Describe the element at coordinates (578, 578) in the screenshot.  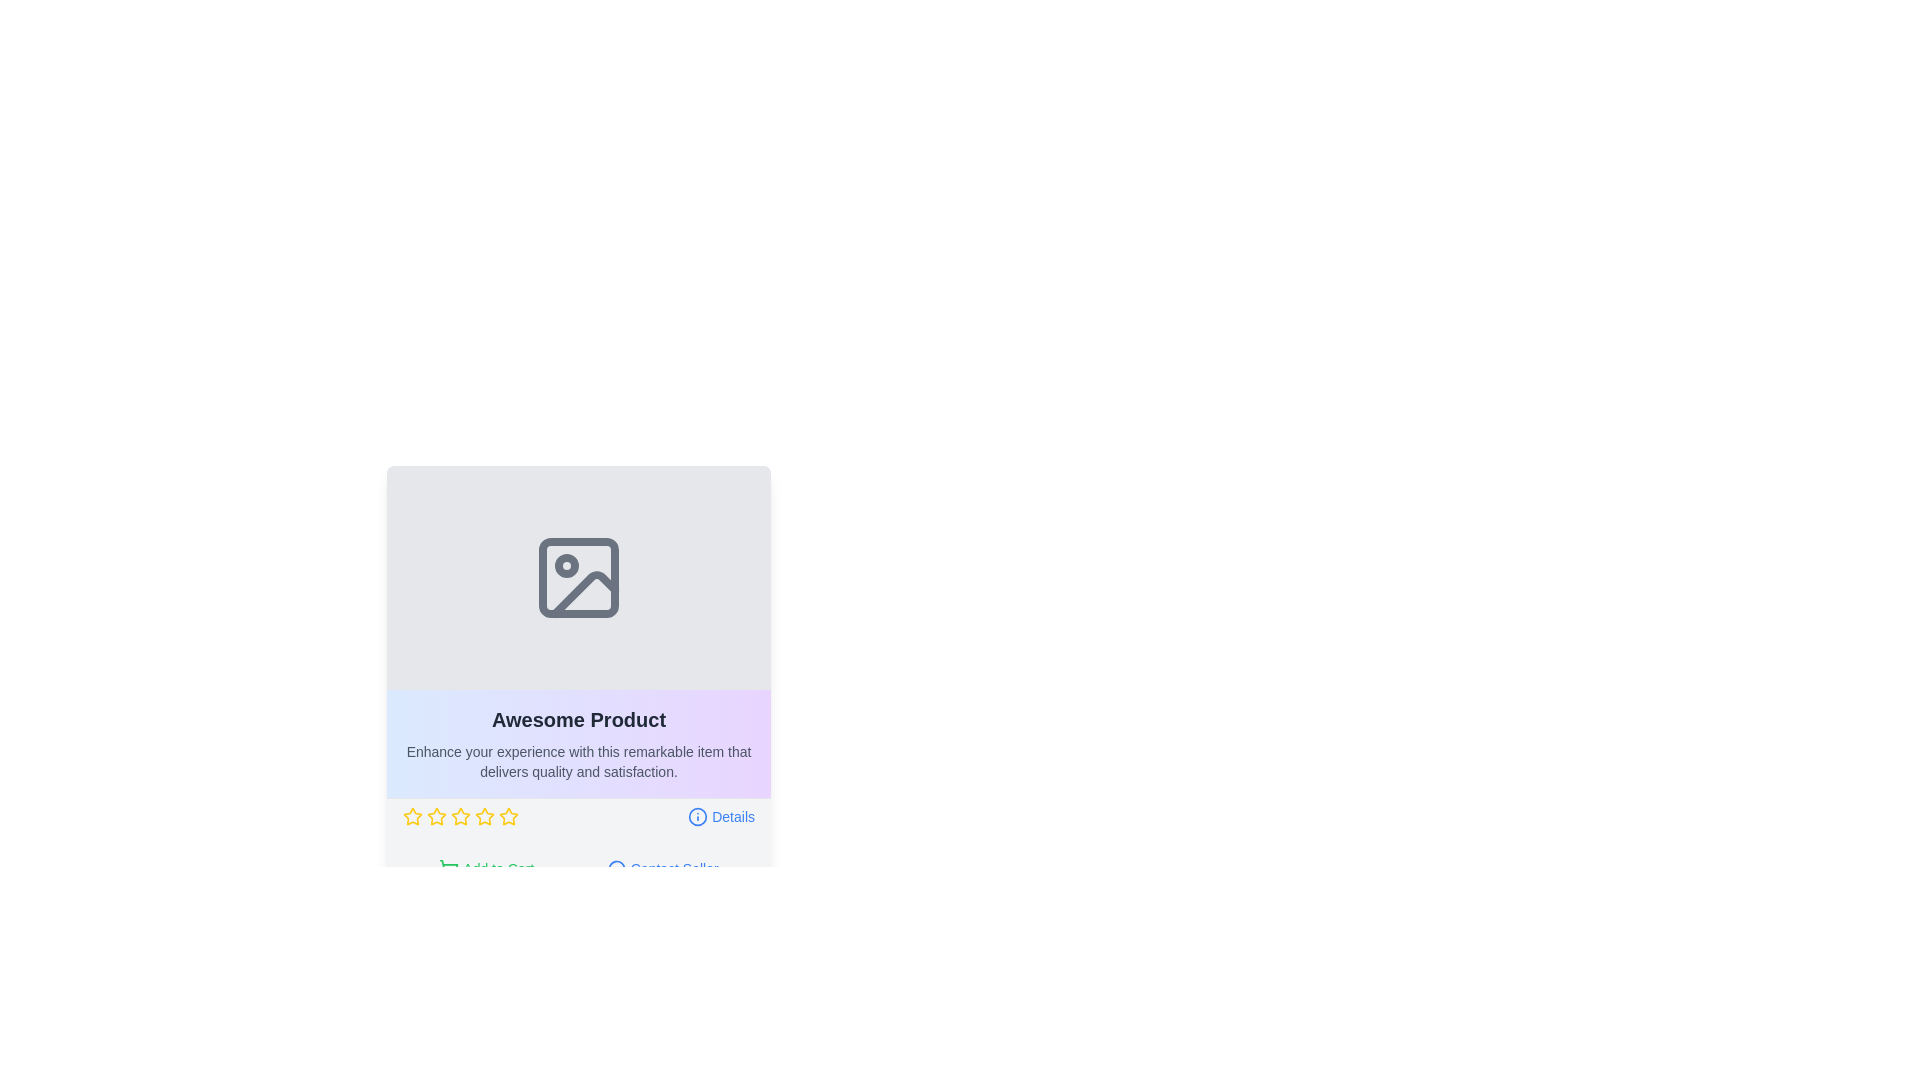
I see `the image placeholder icon located at the center of the gray rectangular area above the text 'Awesome Product'` at that location.